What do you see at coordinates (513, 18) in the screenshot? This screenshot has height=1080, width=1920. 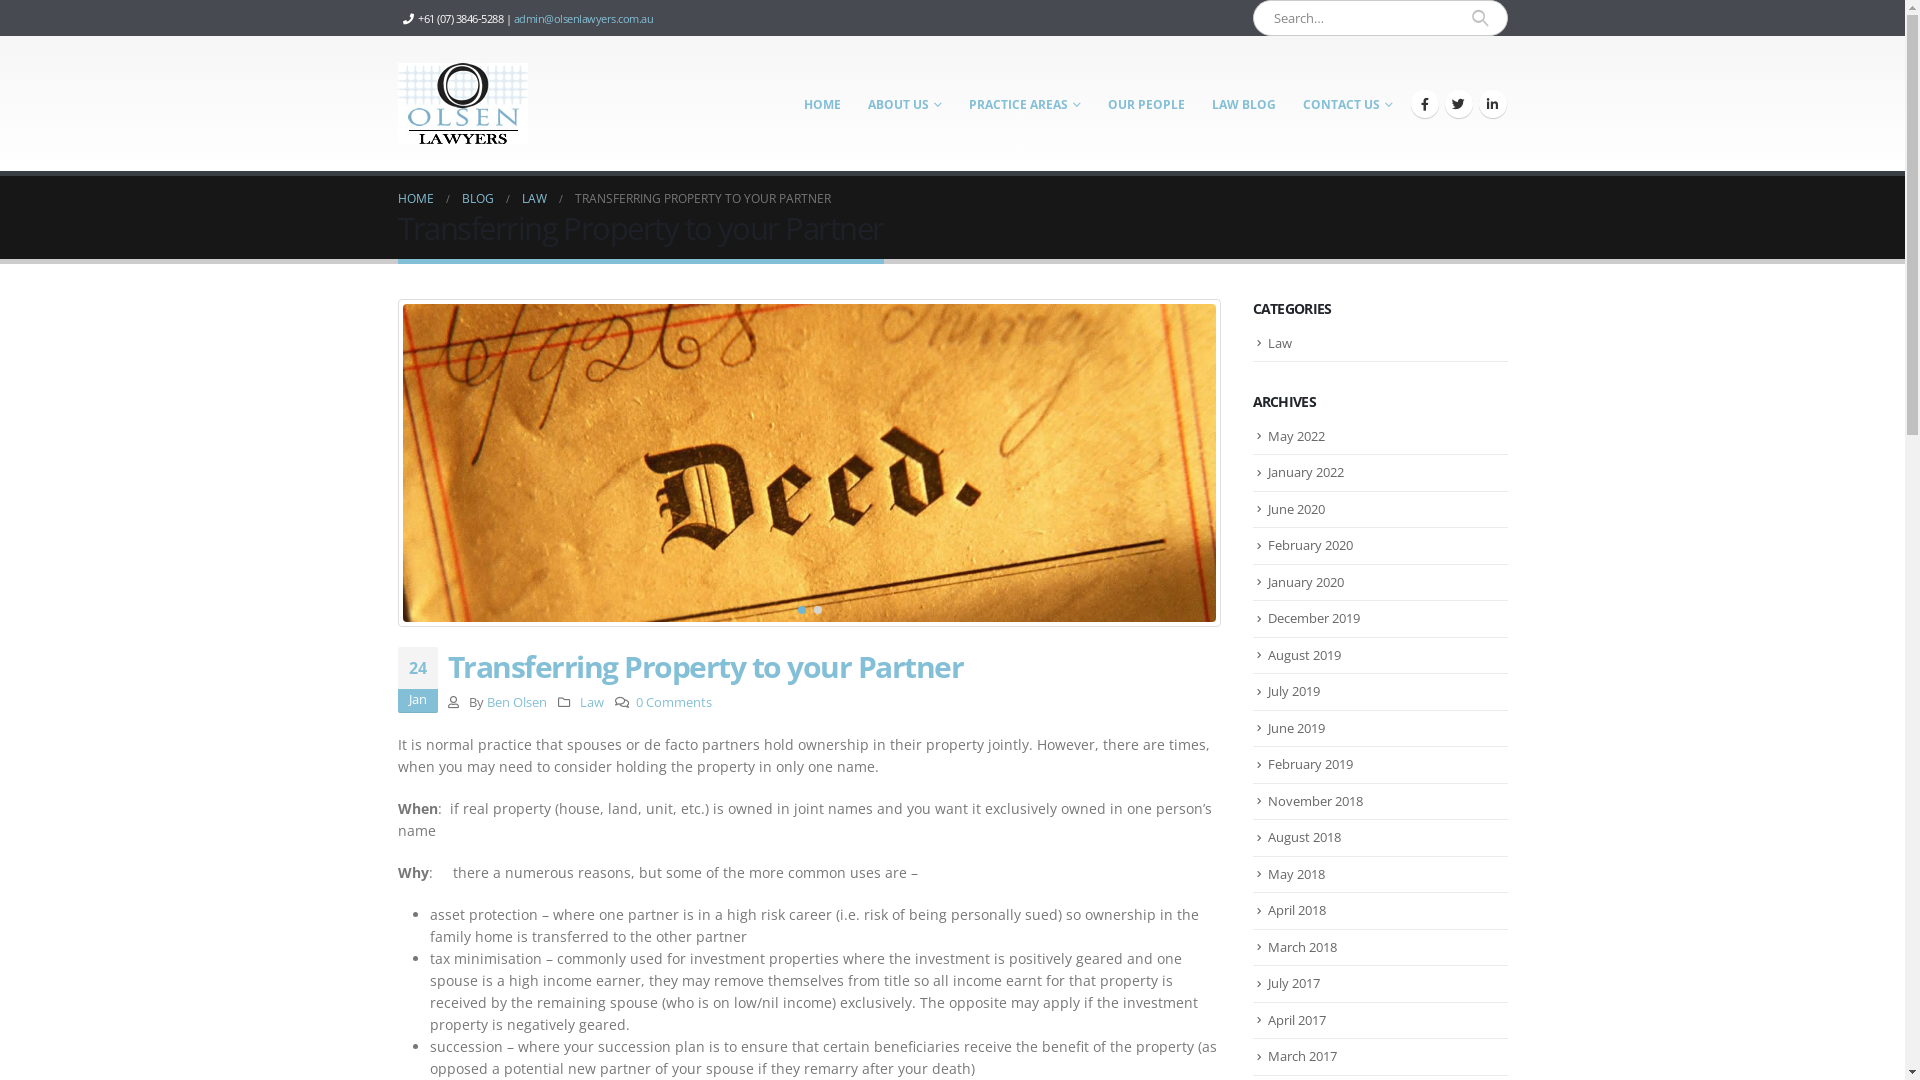 I see `'admin@olsenlawyers.com.au'` at bounding box center [513, 18].